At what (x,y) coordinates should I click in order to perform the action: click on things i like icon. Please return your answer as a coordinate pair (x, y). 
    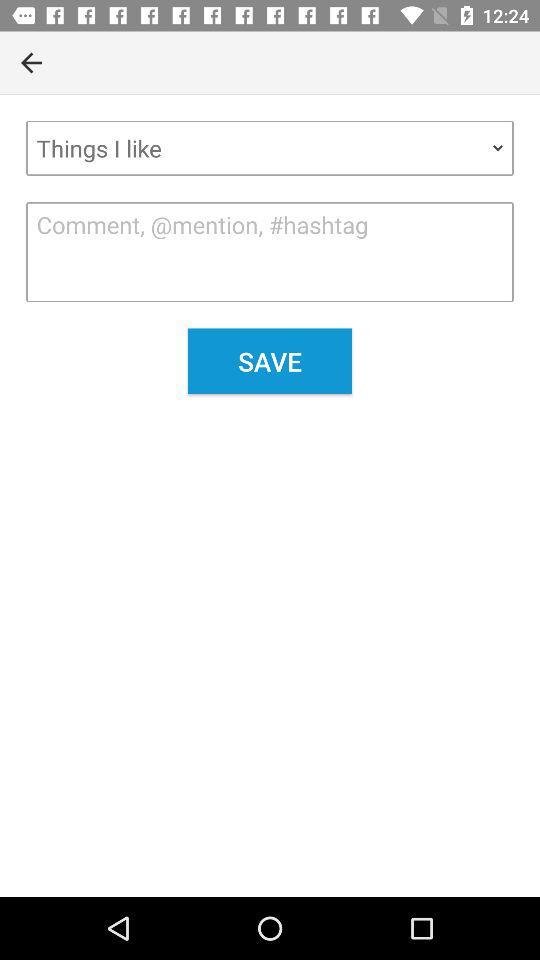
    Looking at the image, I should click on (270, 147).